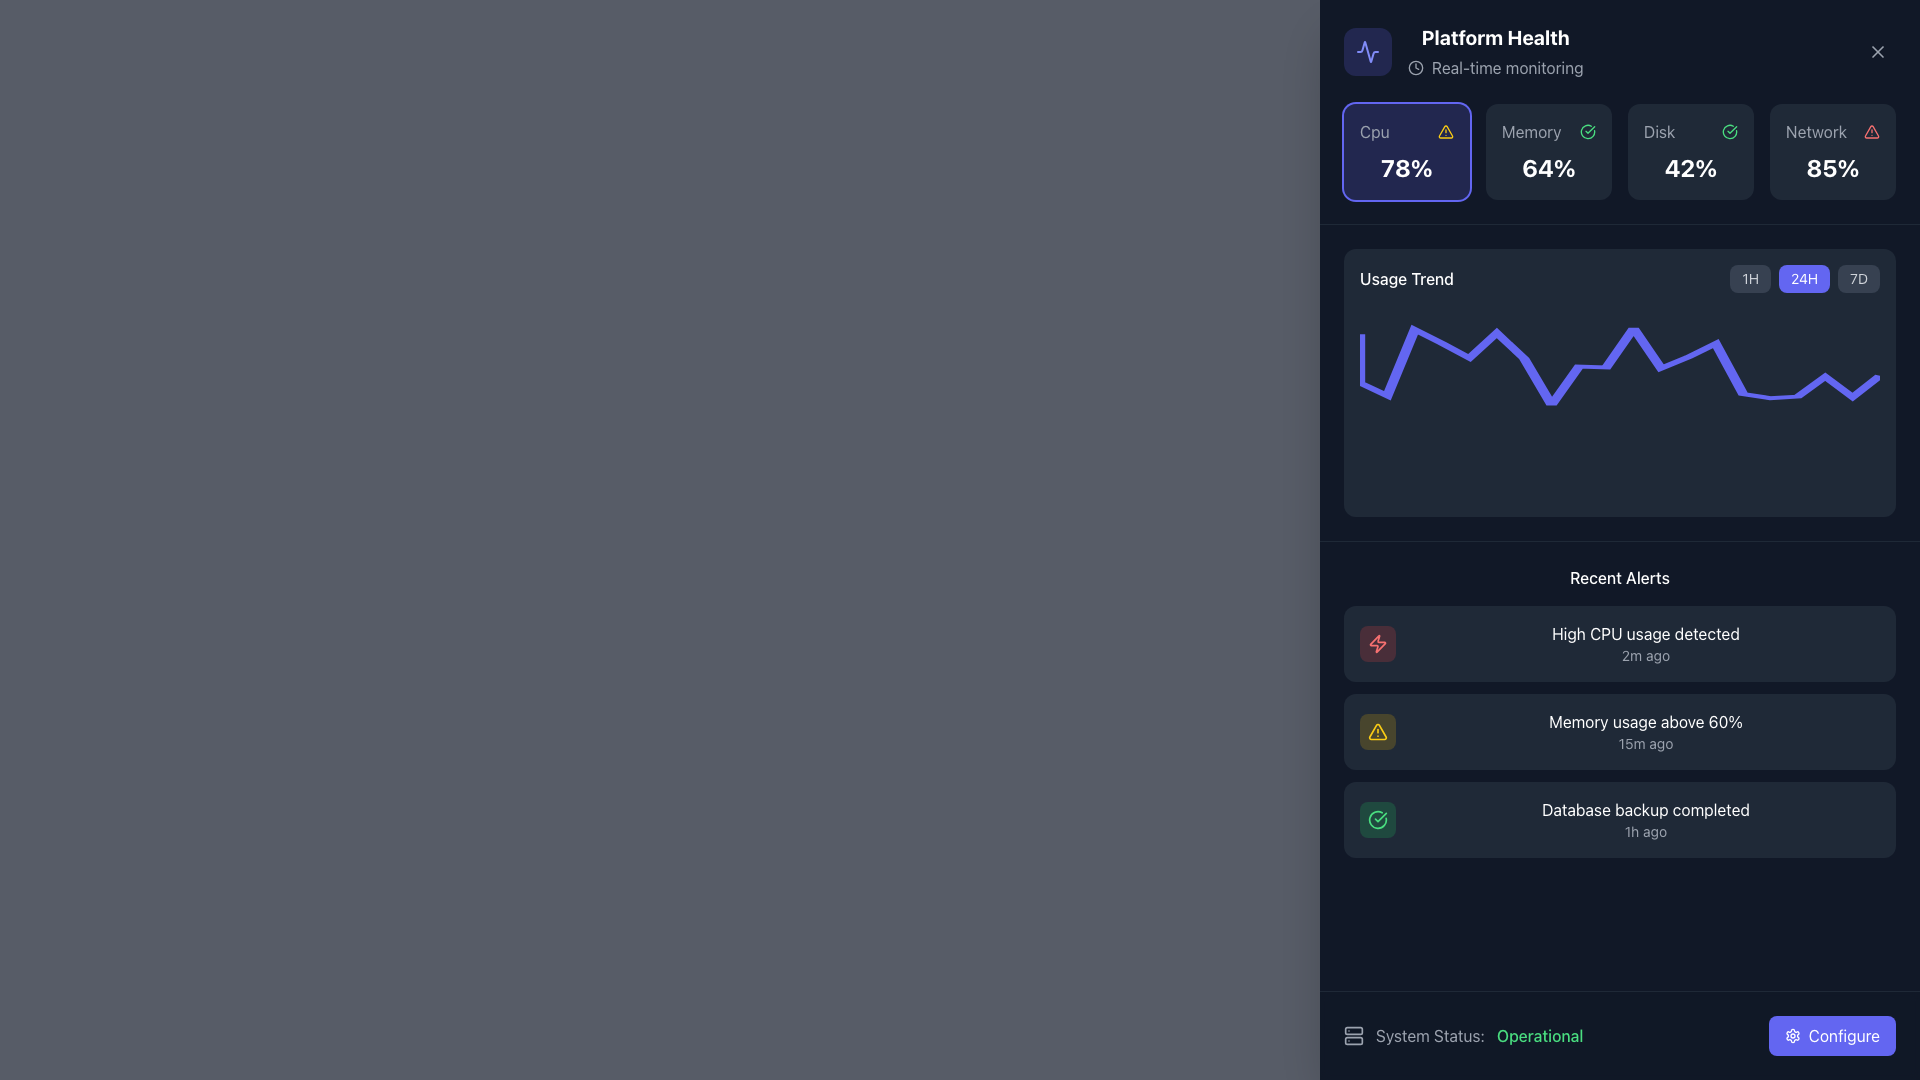 This screenshot has width=1920, height=1080. Describe the element at coordinates (1353, 1035) in the screenshot. I see `the static icon representing system functionality that indicates the system status, located at the bottom left of the right panel adjacent to the text 'System Status: Operational'` at that location.